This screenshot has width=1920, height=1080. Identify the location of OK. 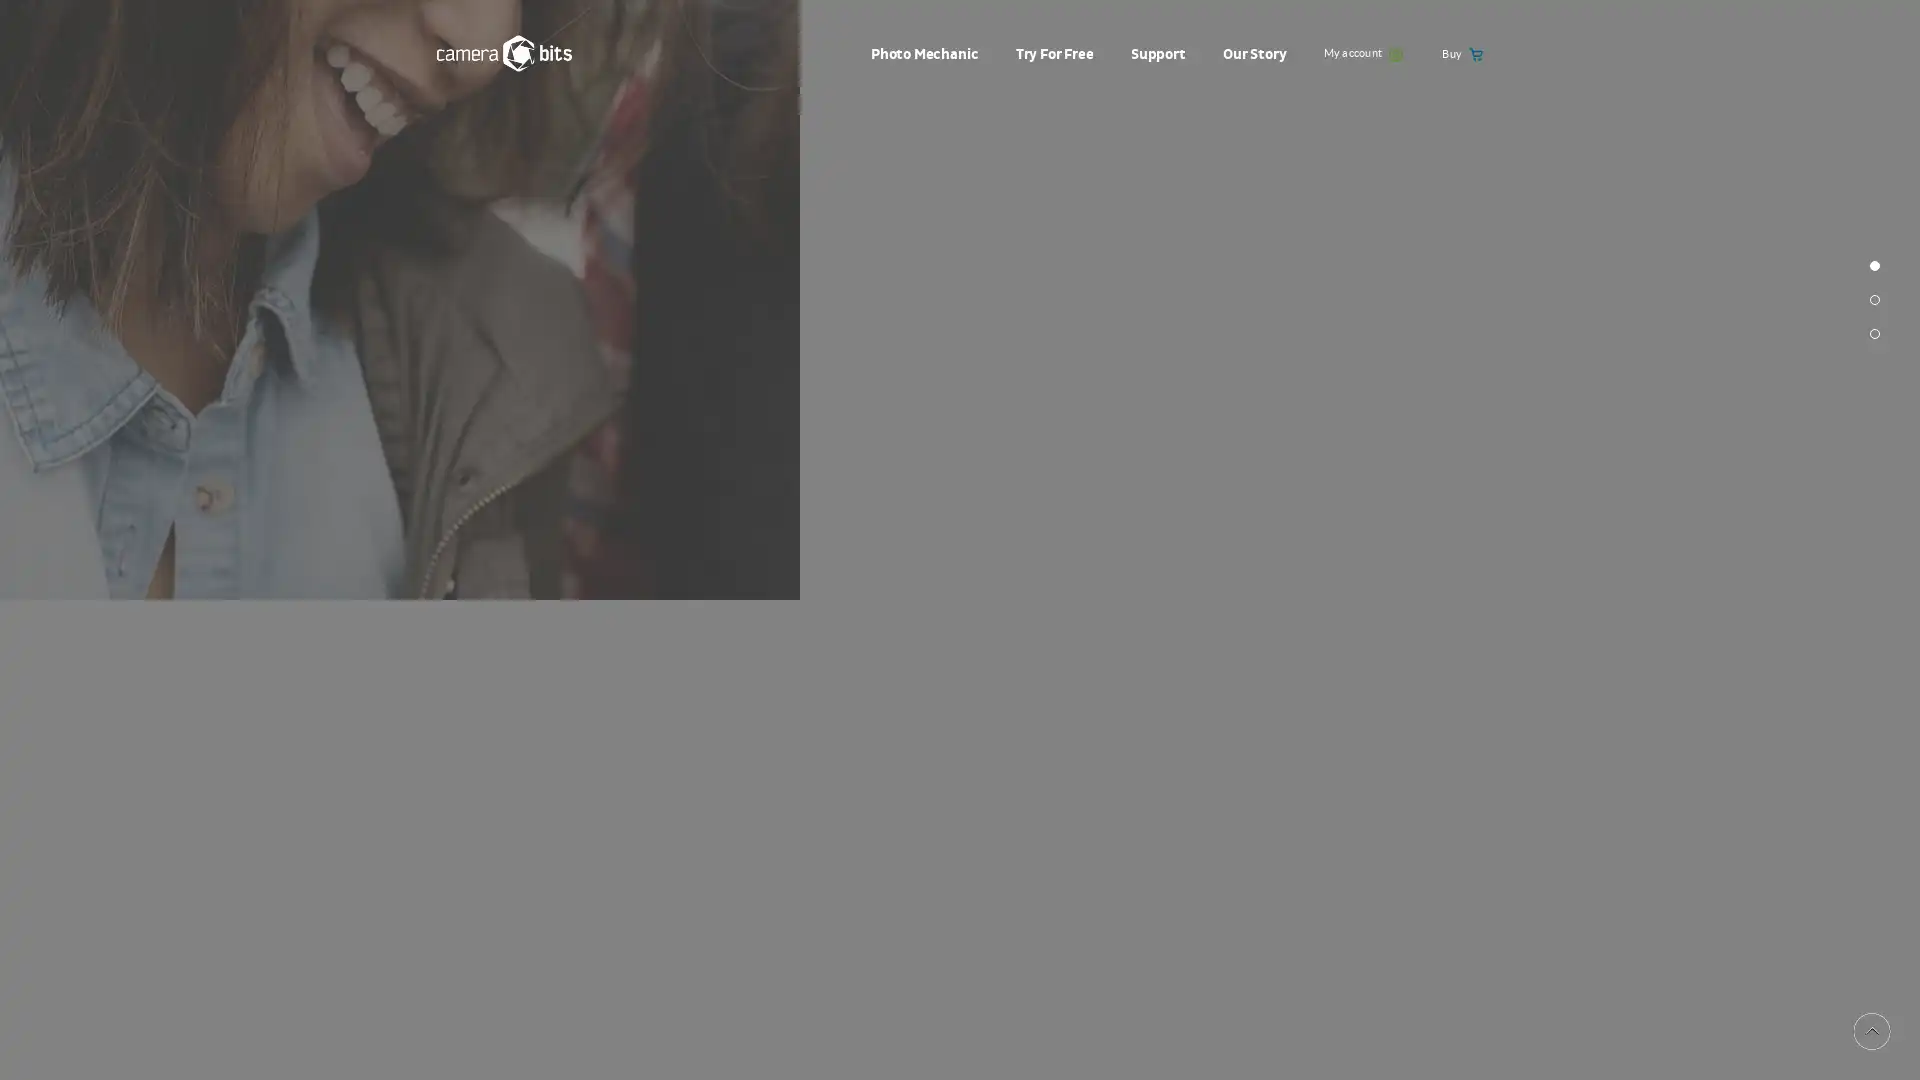
(1256, 1048).